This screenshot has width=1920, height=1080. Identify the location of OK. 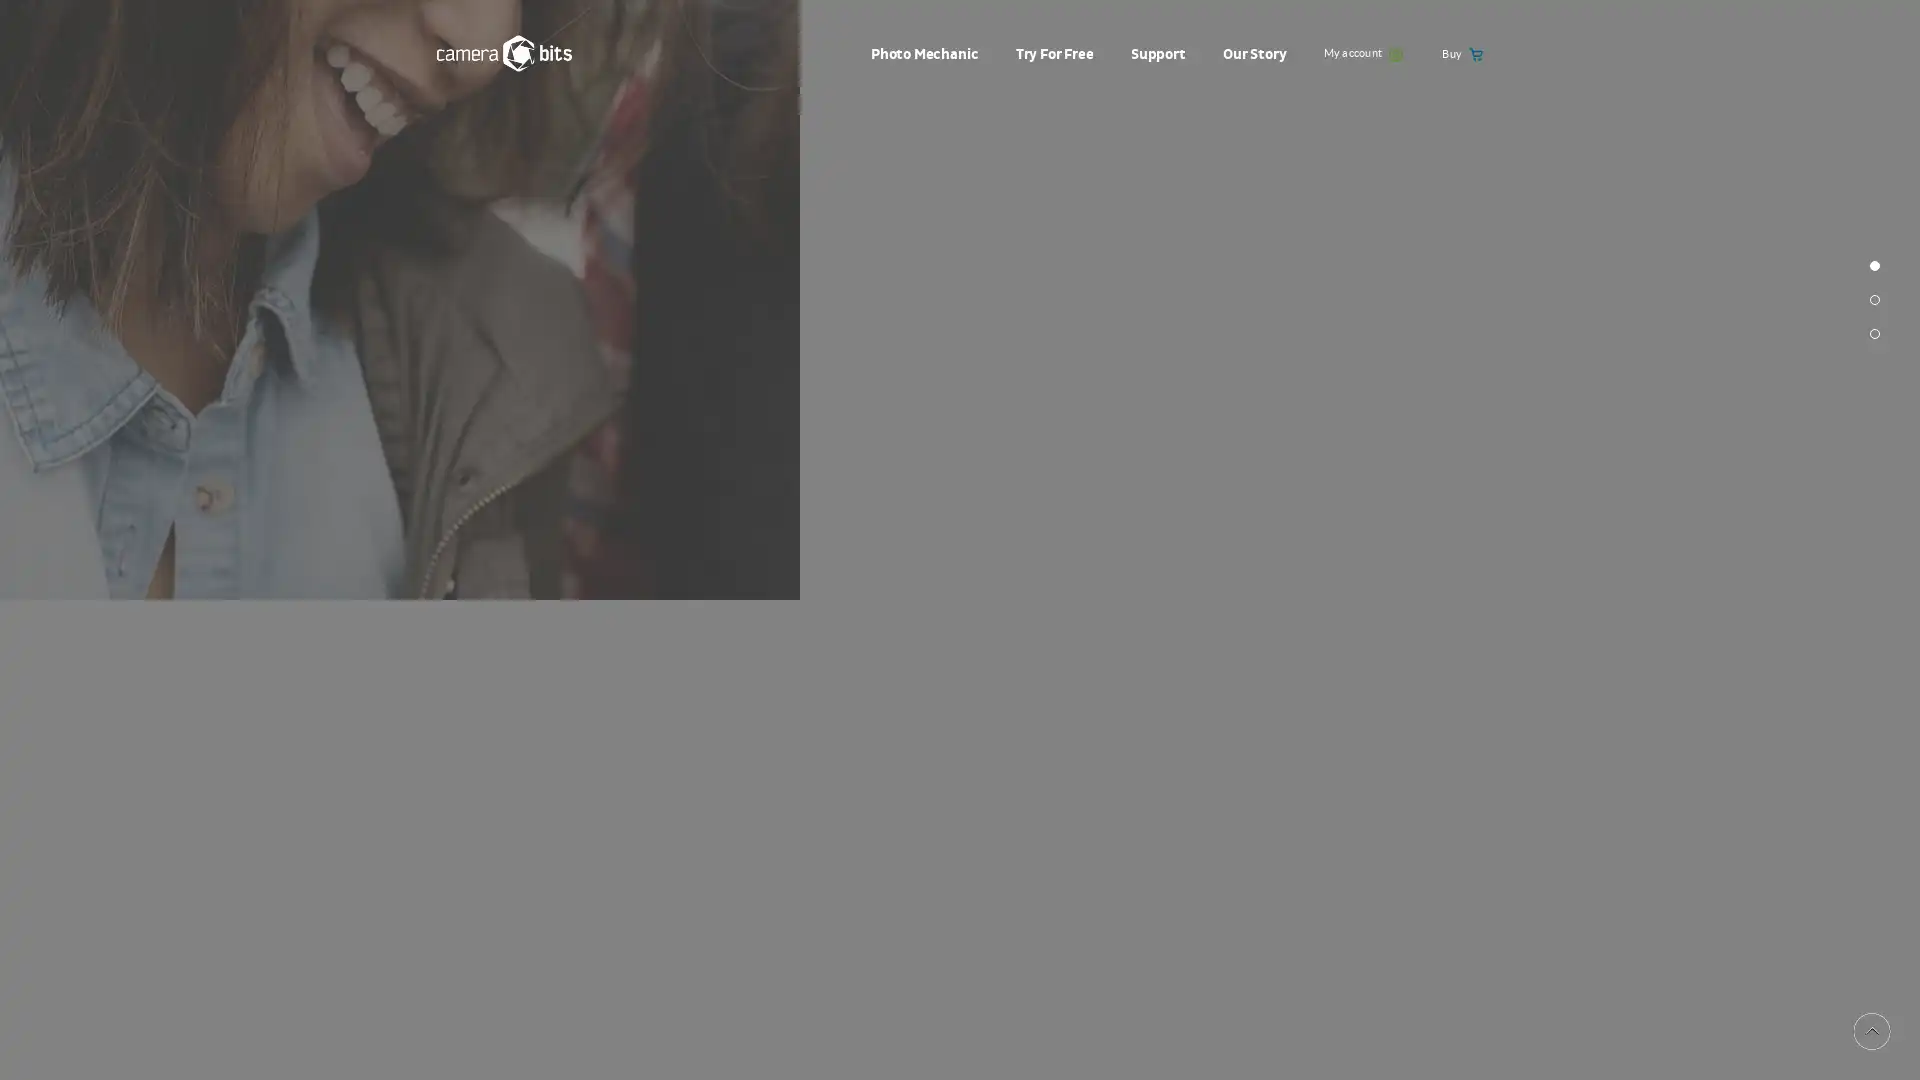
(1256, 1048).